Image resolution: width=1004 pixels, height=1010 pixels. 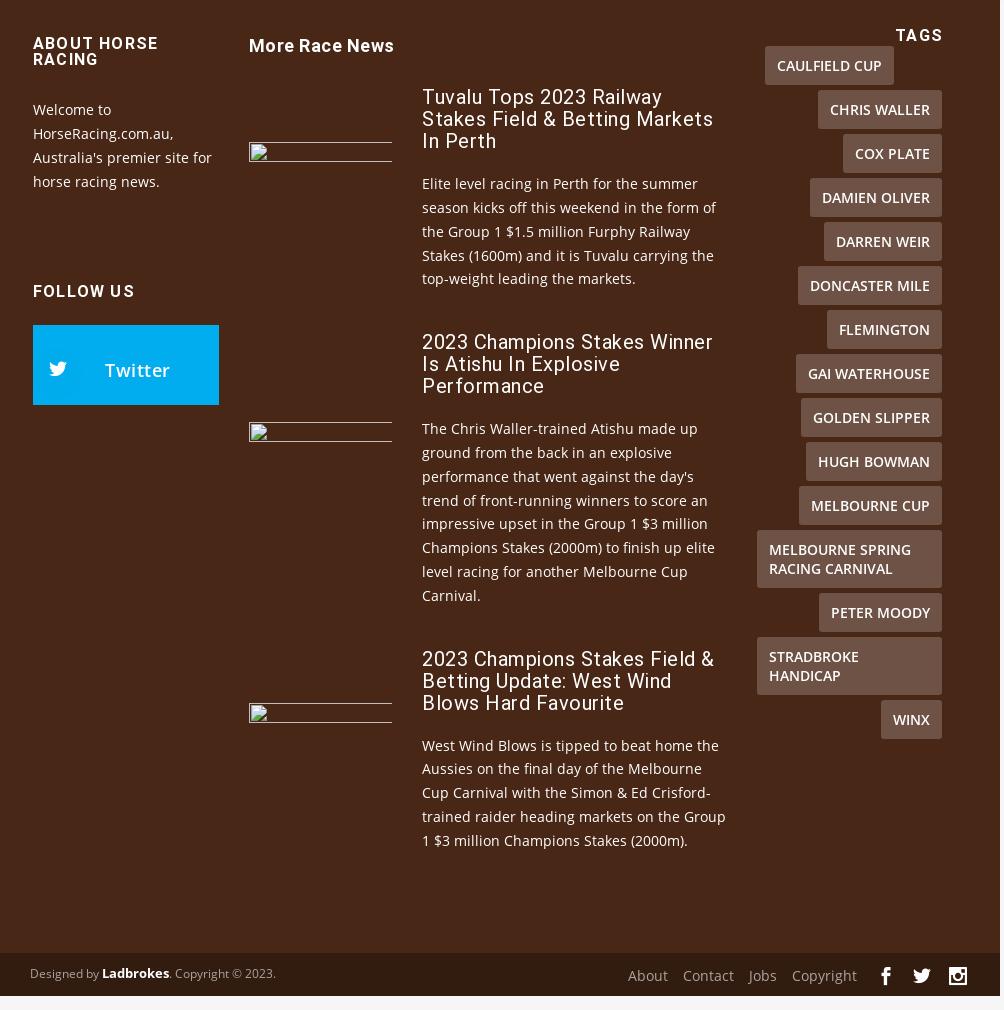 I want to click on 'Doncaster Mile', so click(x=810, y=319).